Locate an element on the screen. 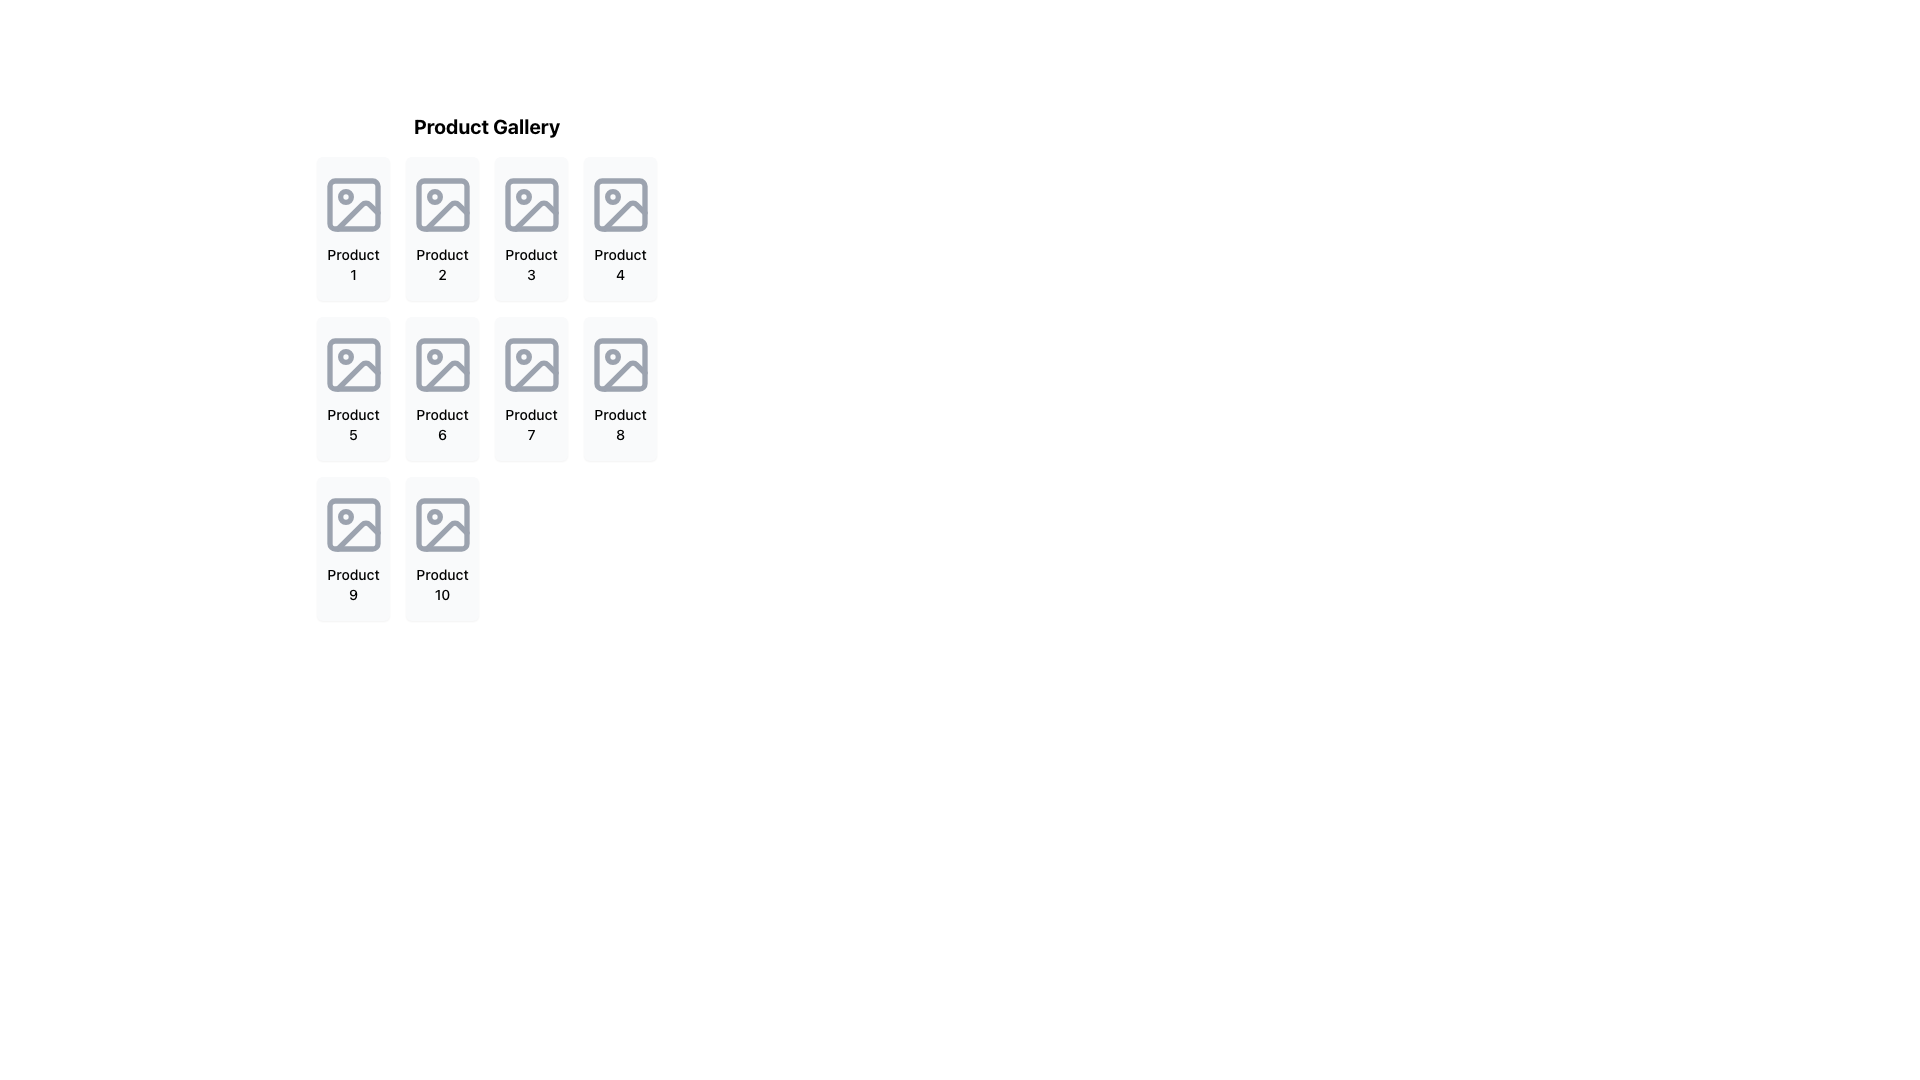  the text label that displays the name of the second product item in the gallery, located in the second row and second column of a 4x3 grid structure is located at coordinates (441, 264).